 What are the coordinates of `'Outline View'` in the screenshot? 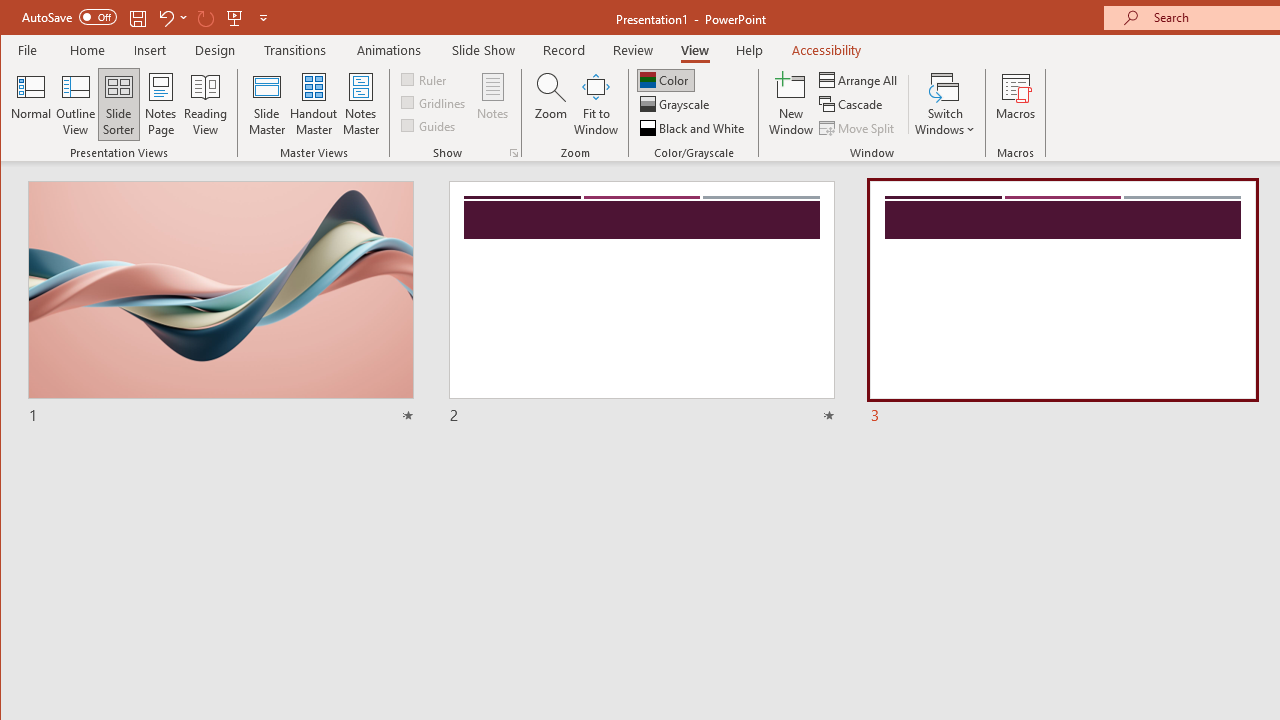 It's located at (76, 104).